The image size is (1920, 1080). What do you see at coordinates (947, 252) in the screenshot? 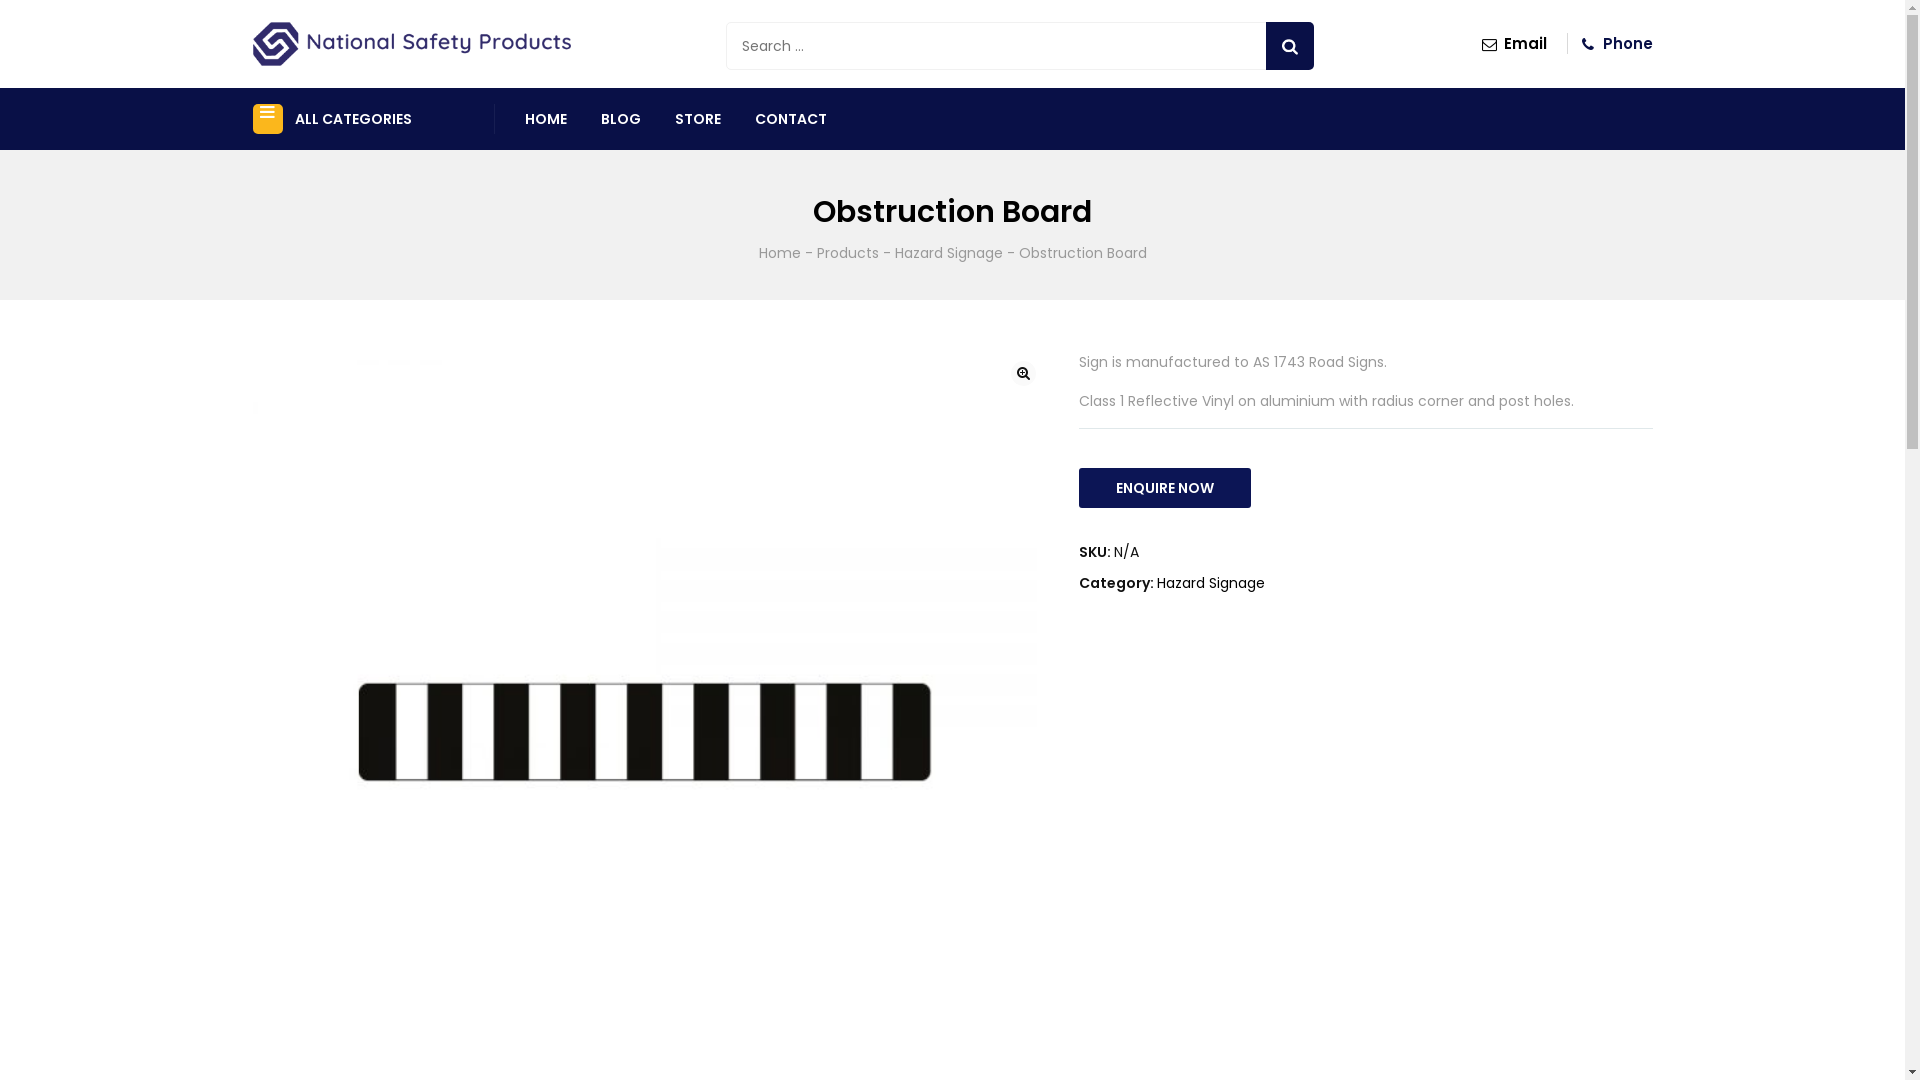
I see `'Hazard Signage'` at bounding box center [947, 252].